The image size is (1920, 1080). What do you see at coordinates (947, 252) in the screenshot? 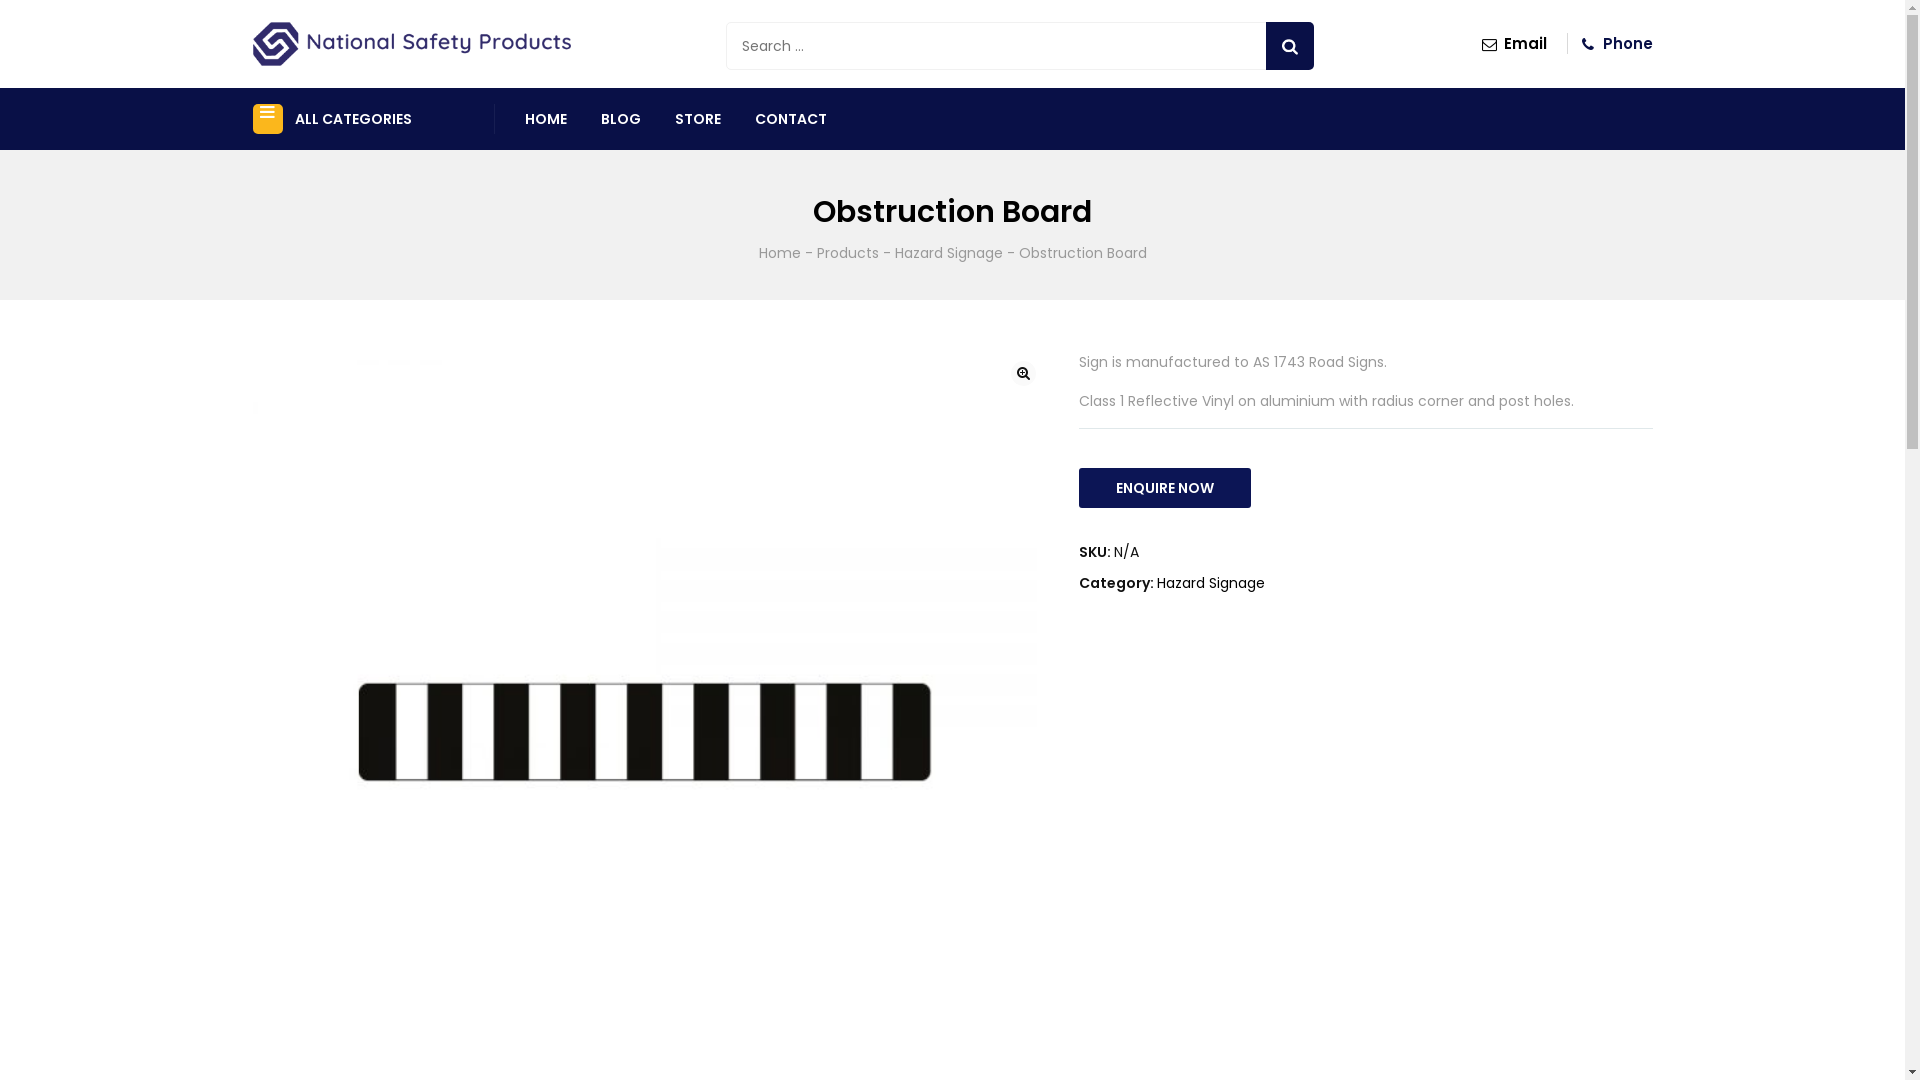
I see `'Hazard Signage'` at bounding box center [947, 252].